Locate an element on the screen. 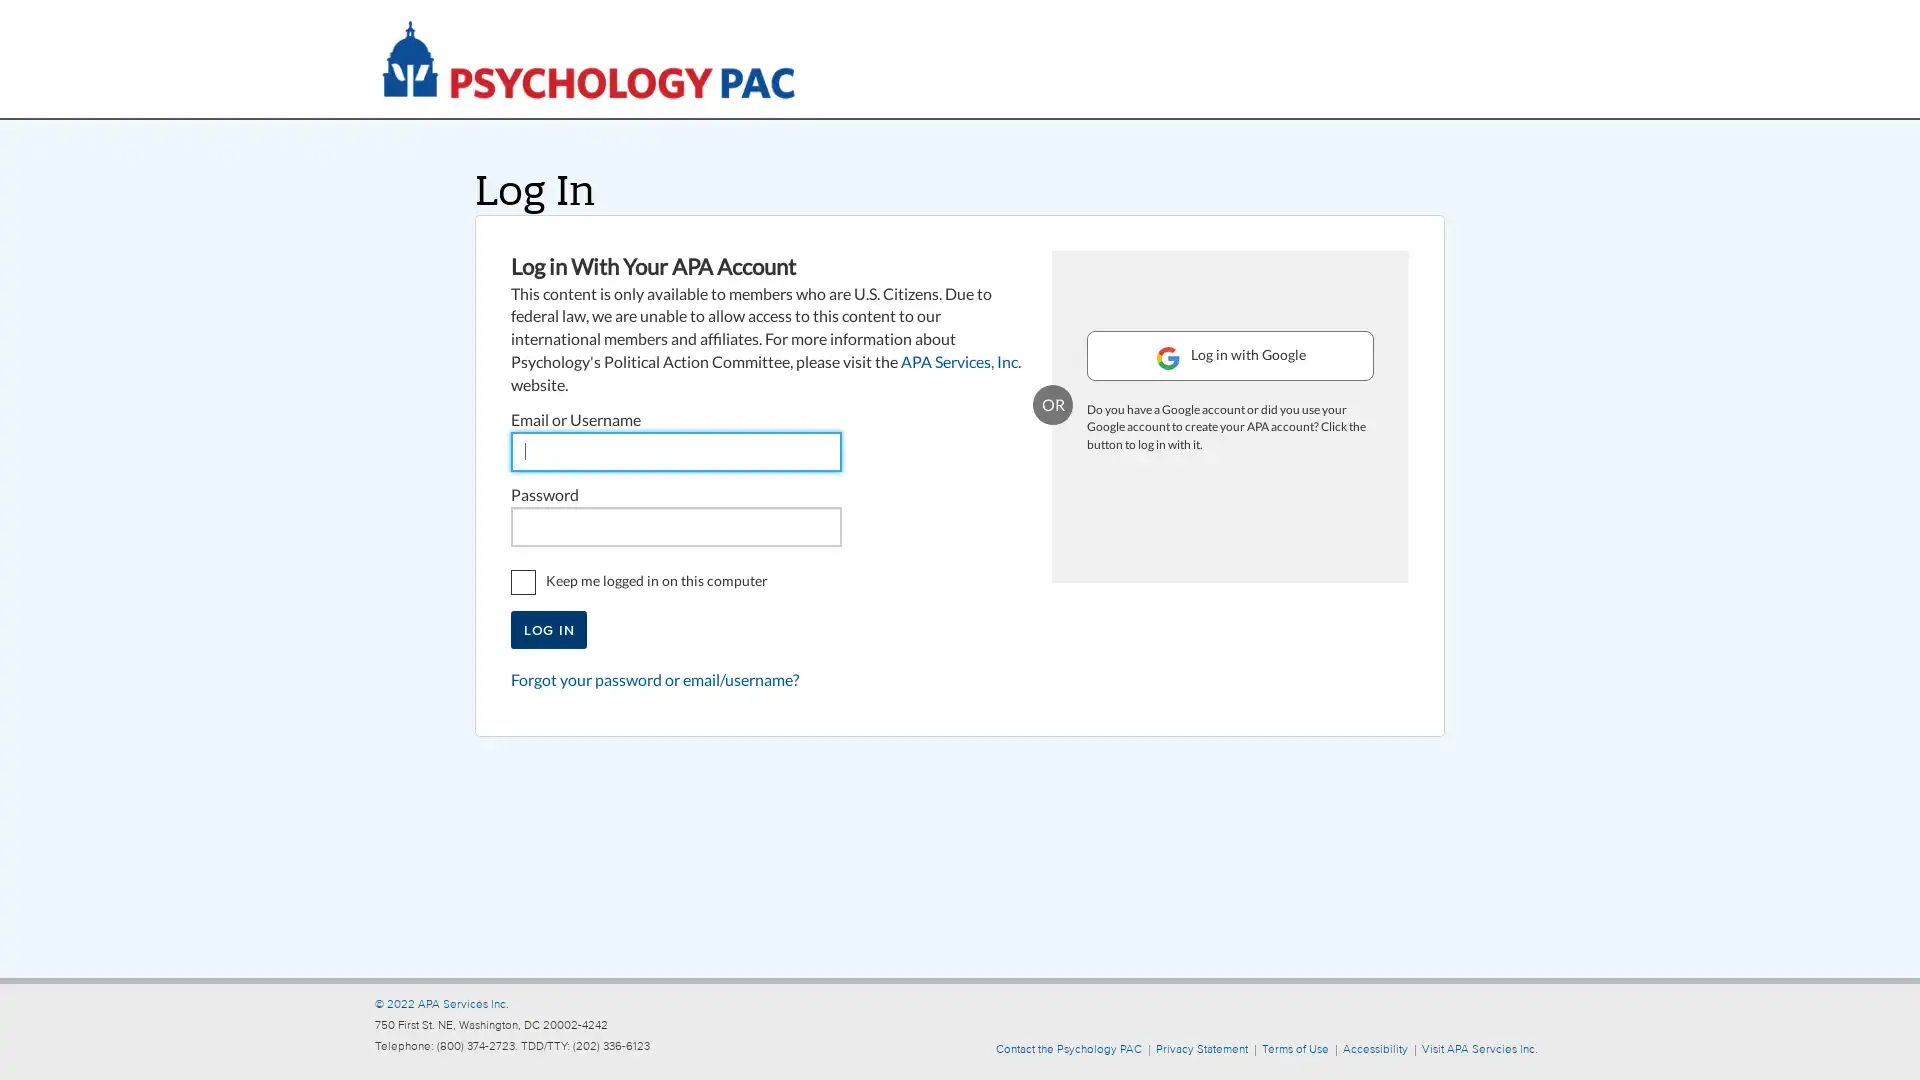  Log In is located at coordinates (548, 627).